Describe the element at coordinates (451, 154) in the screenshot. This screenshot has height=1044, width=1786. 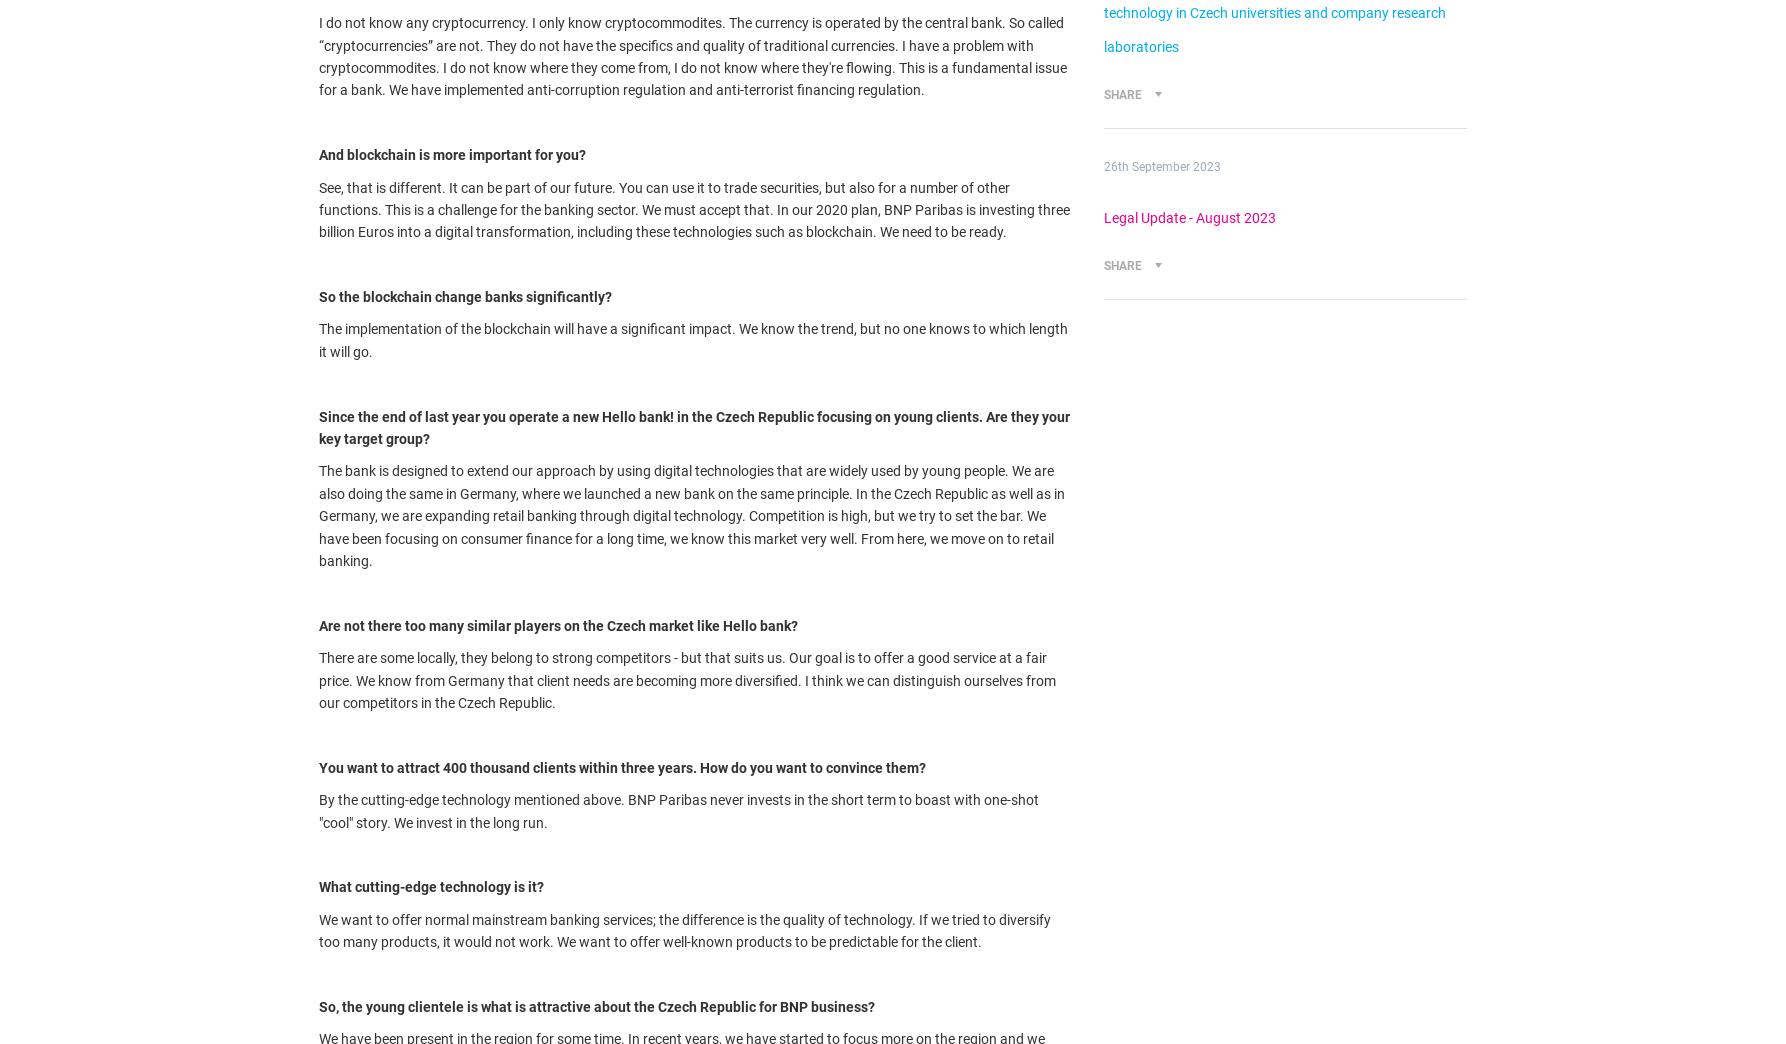
I see `'And blockchain is more important for you?'` at that location.